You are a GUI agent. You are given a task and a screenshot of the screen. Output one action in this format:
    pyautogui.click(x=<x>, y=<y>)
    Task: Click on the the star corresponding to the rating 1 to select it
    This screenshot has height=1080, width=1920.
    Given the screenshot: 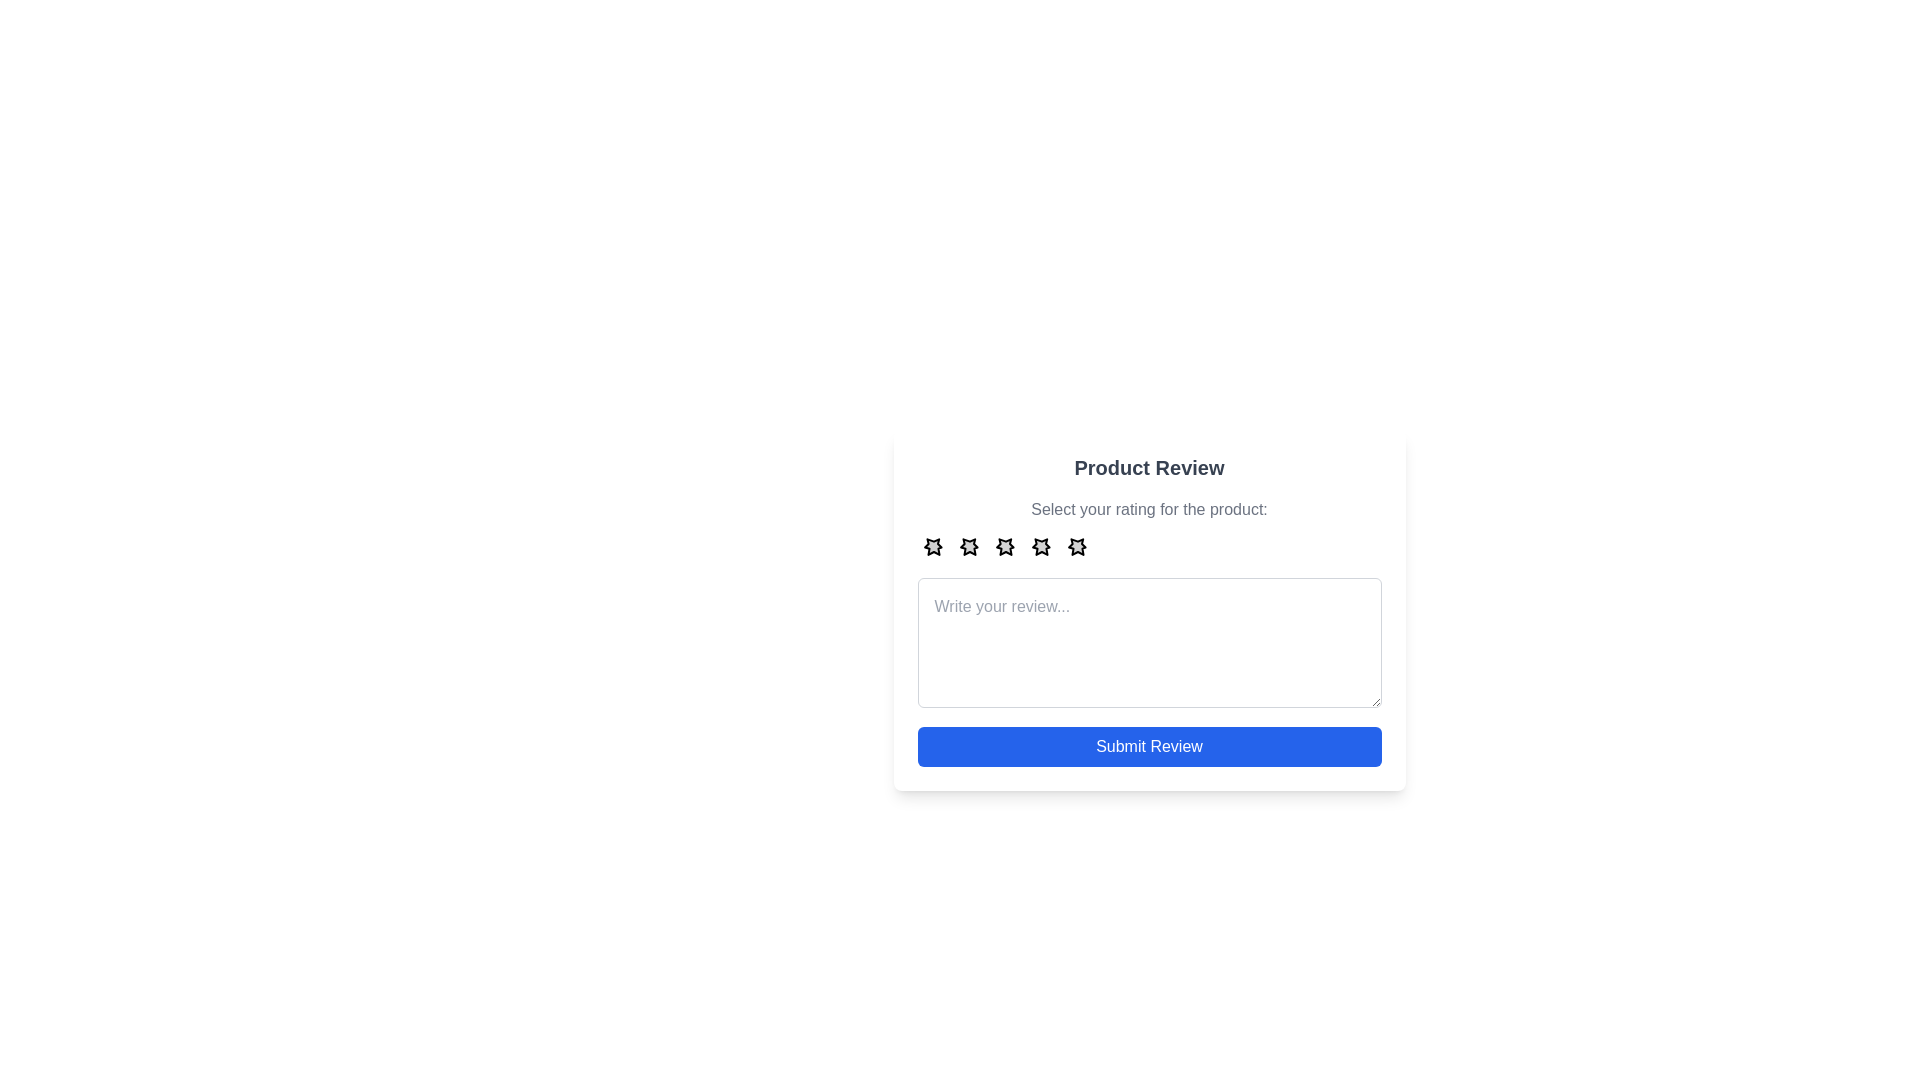 What is the action you would take?
    pyautogui.click(x=932, y=546)
    